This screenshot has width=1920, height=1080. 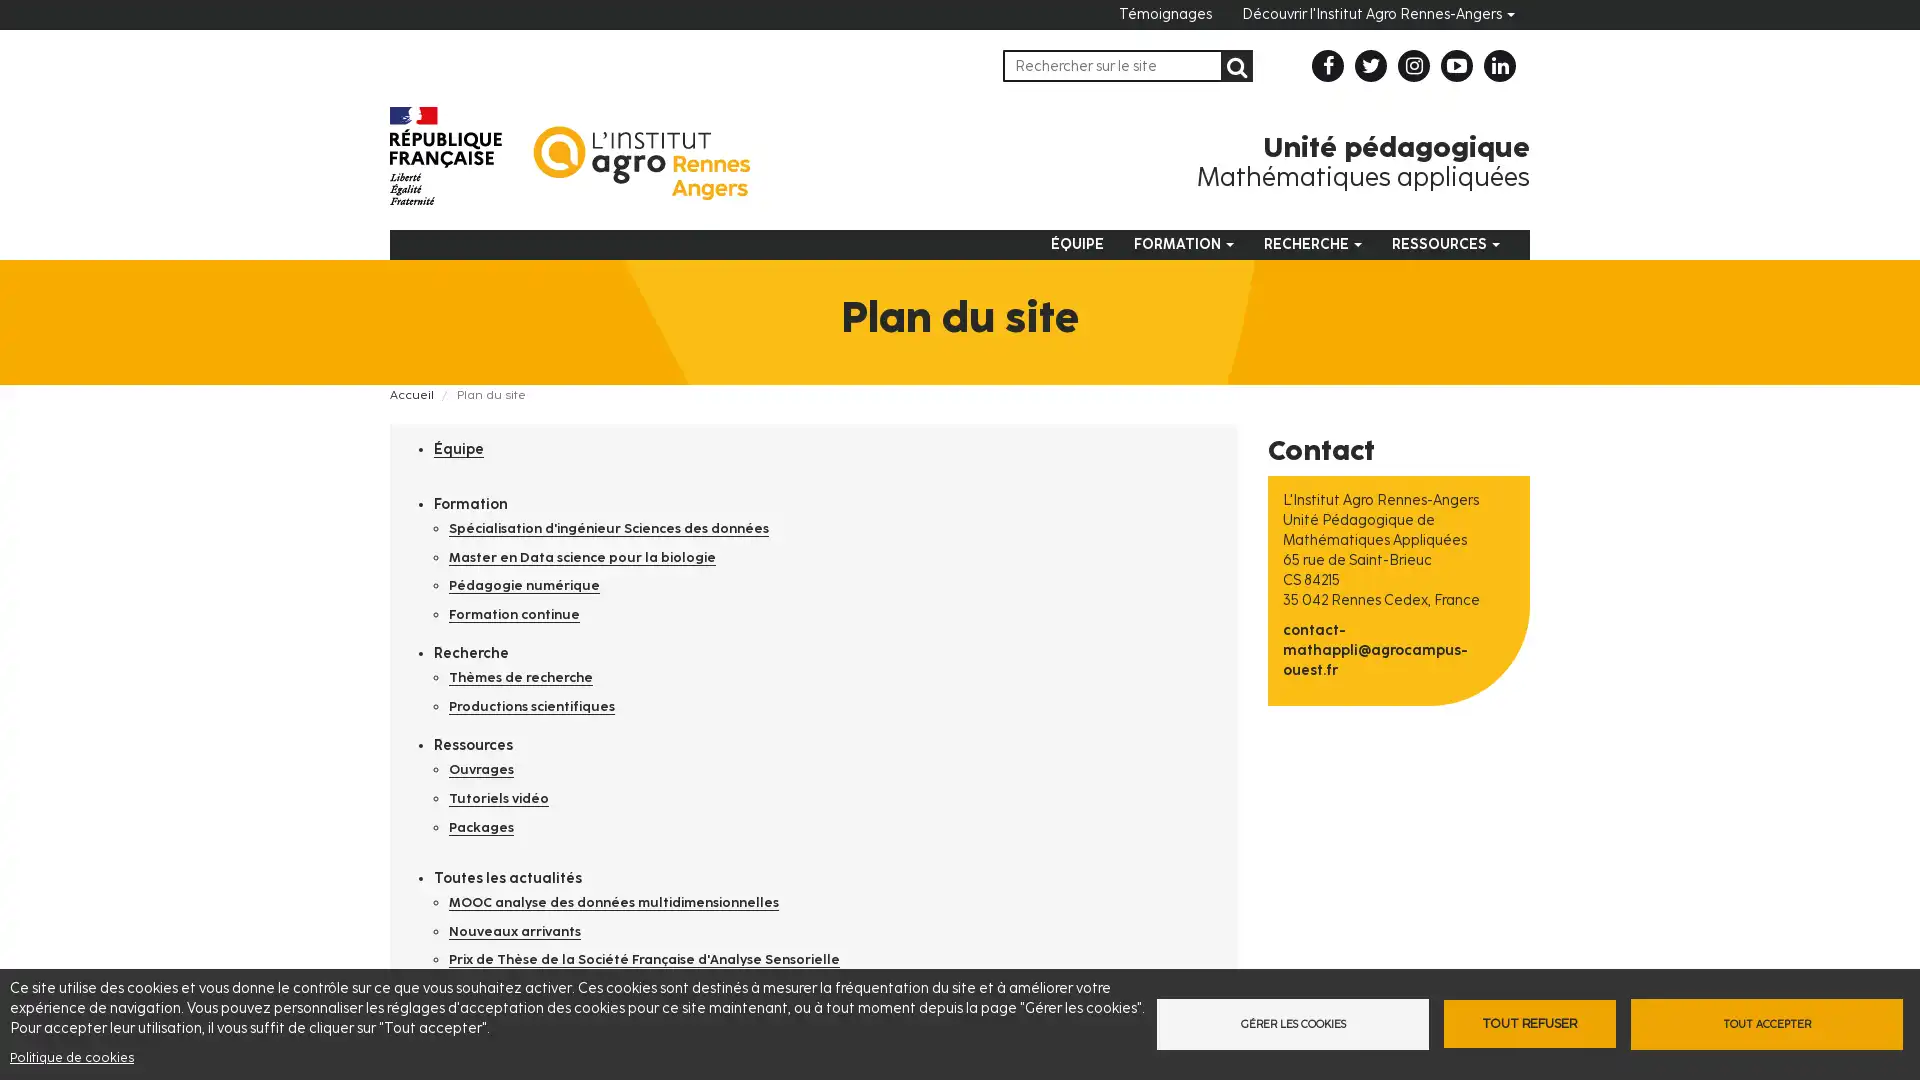 I want to click on TOUT REFUSER, so click(x=1528, y=1023).